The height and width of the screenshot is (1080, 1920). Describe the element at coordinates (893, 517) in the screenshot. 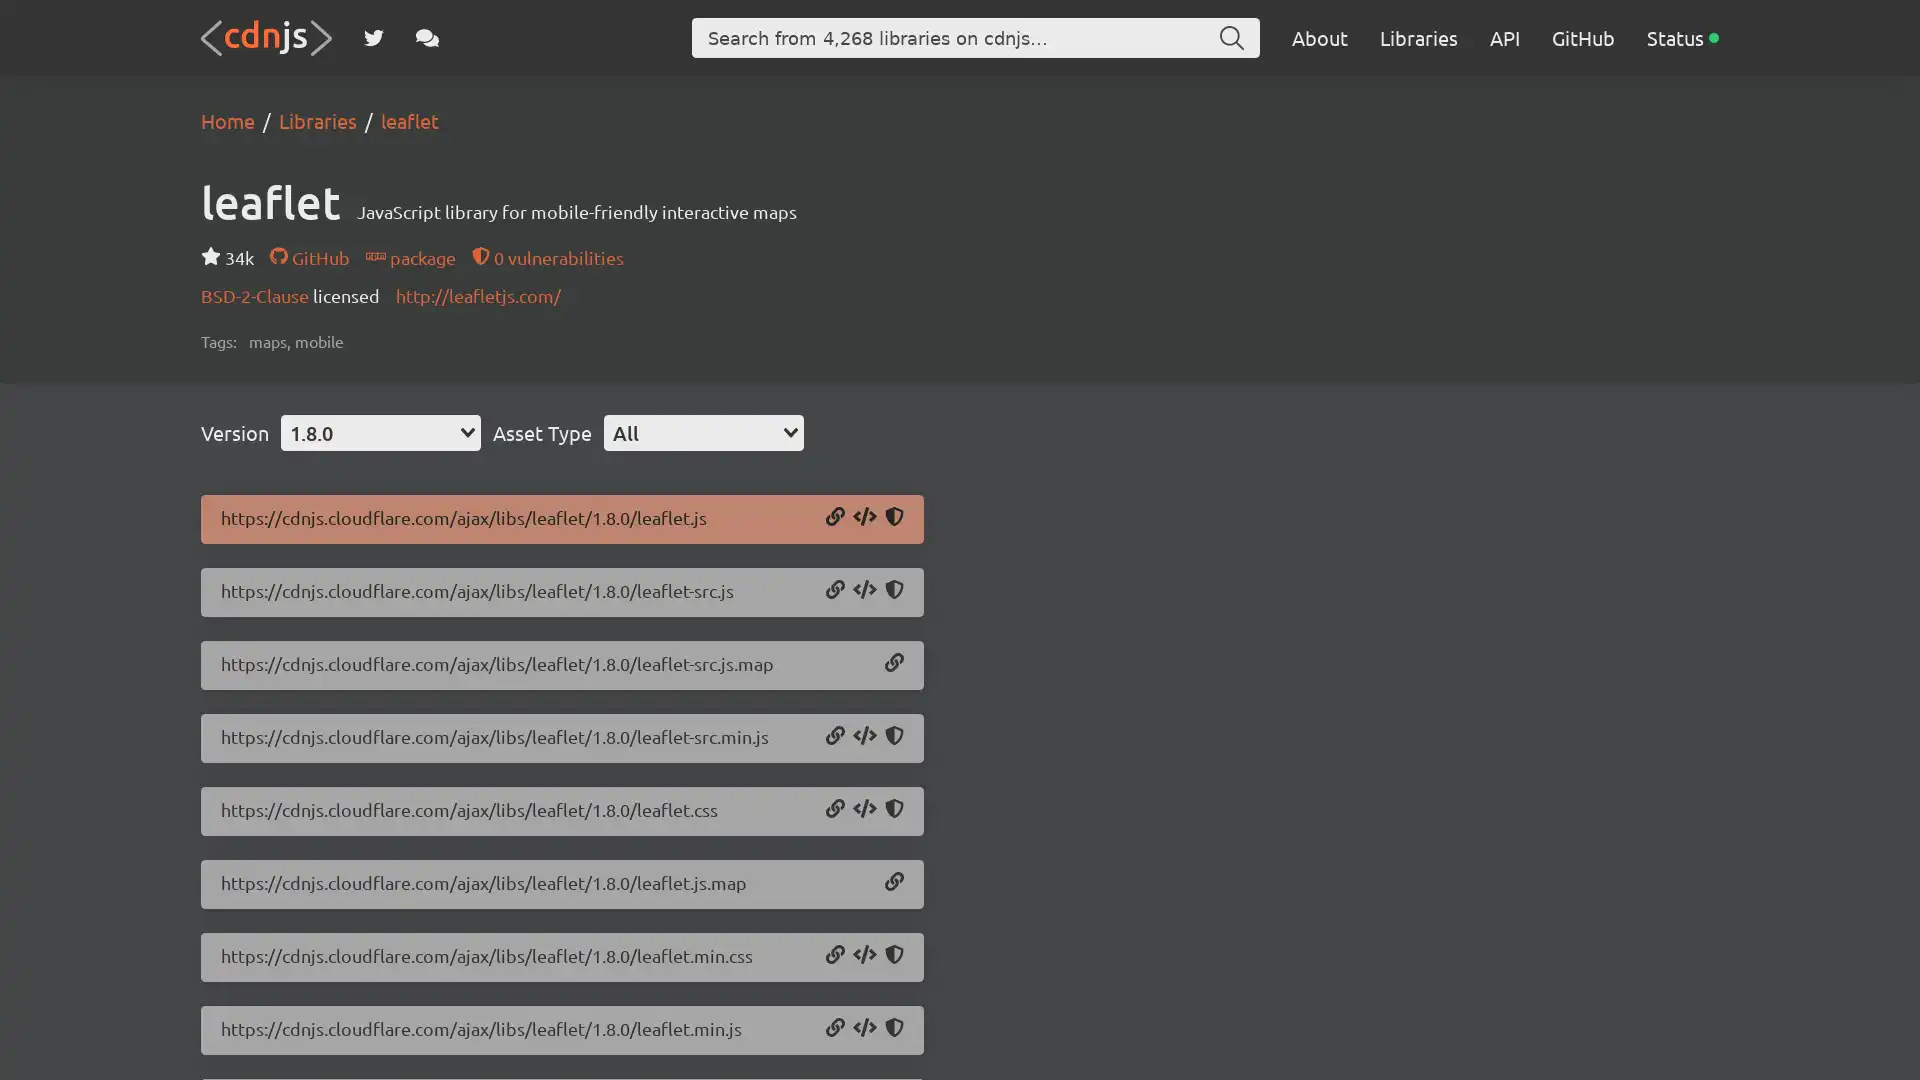

I see `Copy SRI Hash` at that location.